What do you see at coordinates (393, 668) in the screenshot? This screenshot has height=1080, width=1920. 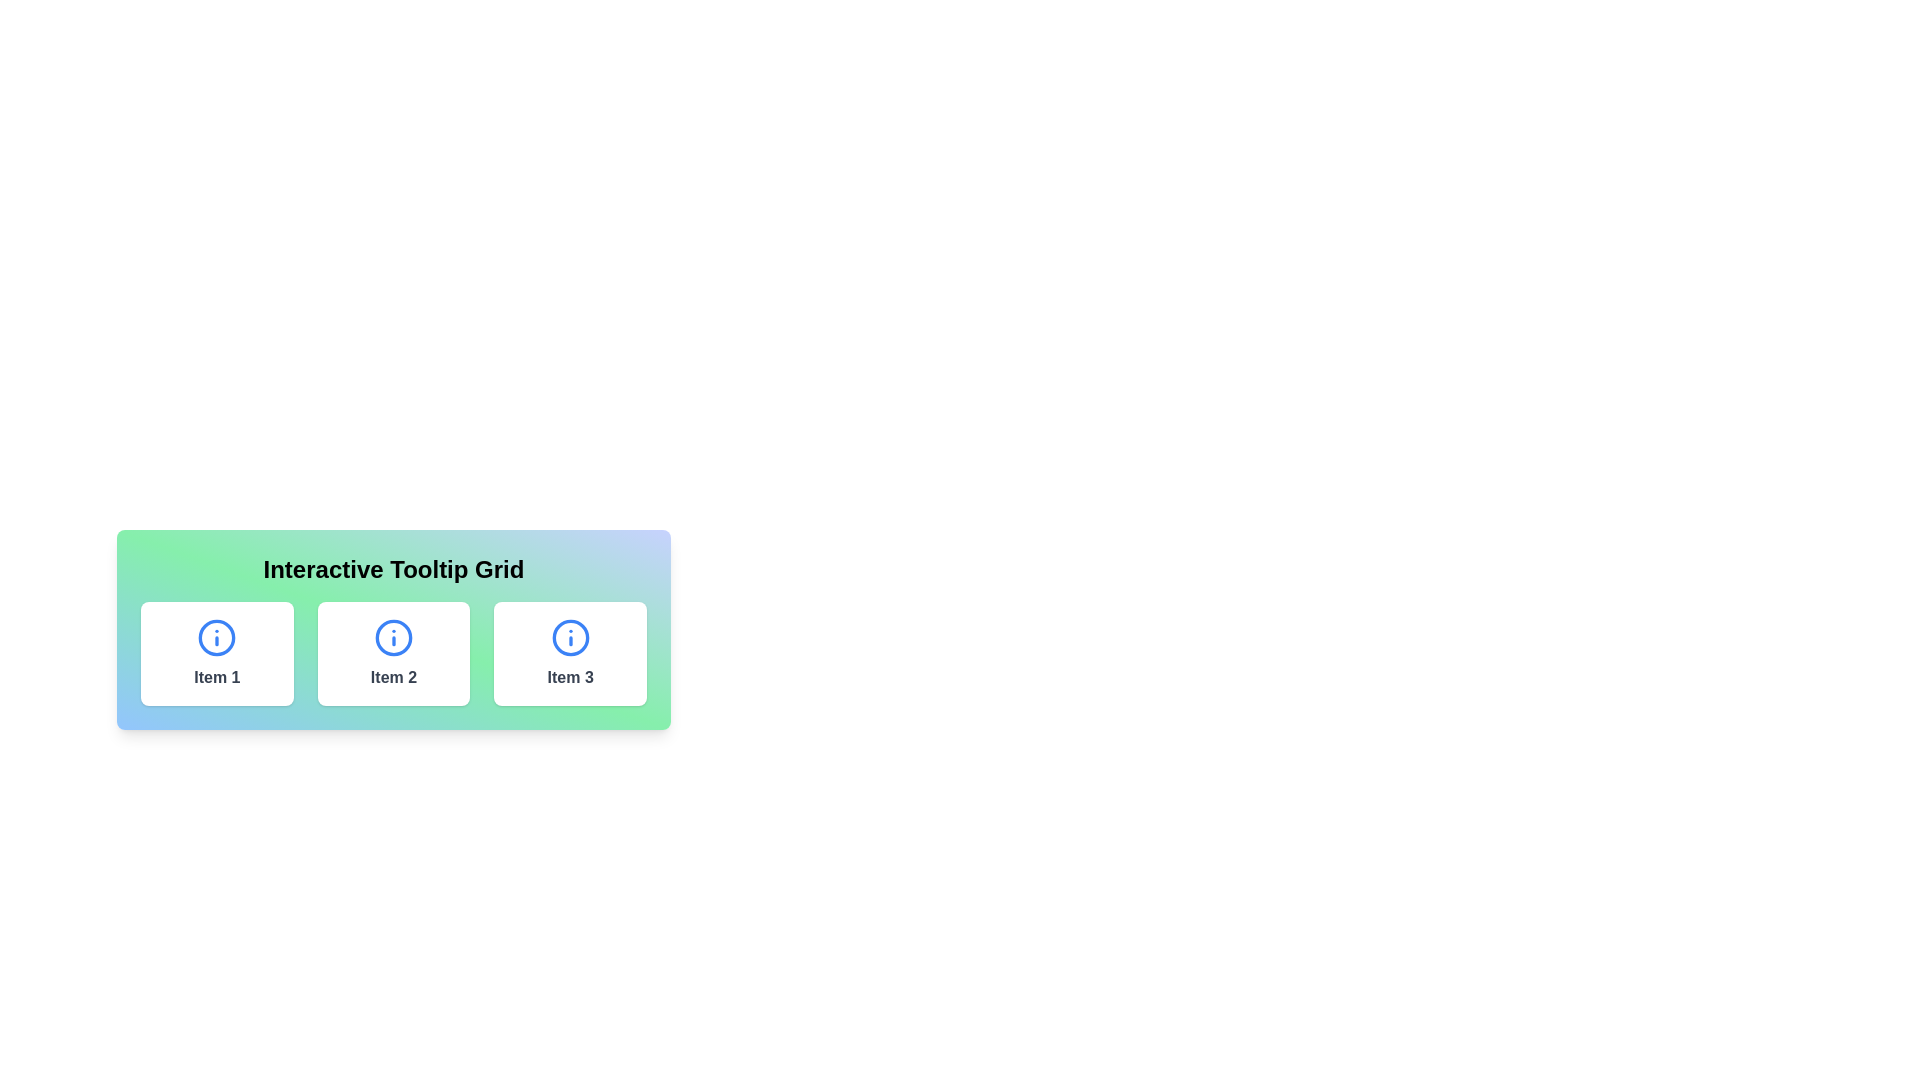 I see `the 'Interactive Tooltip Grid'` at bounding box center [393, 668].